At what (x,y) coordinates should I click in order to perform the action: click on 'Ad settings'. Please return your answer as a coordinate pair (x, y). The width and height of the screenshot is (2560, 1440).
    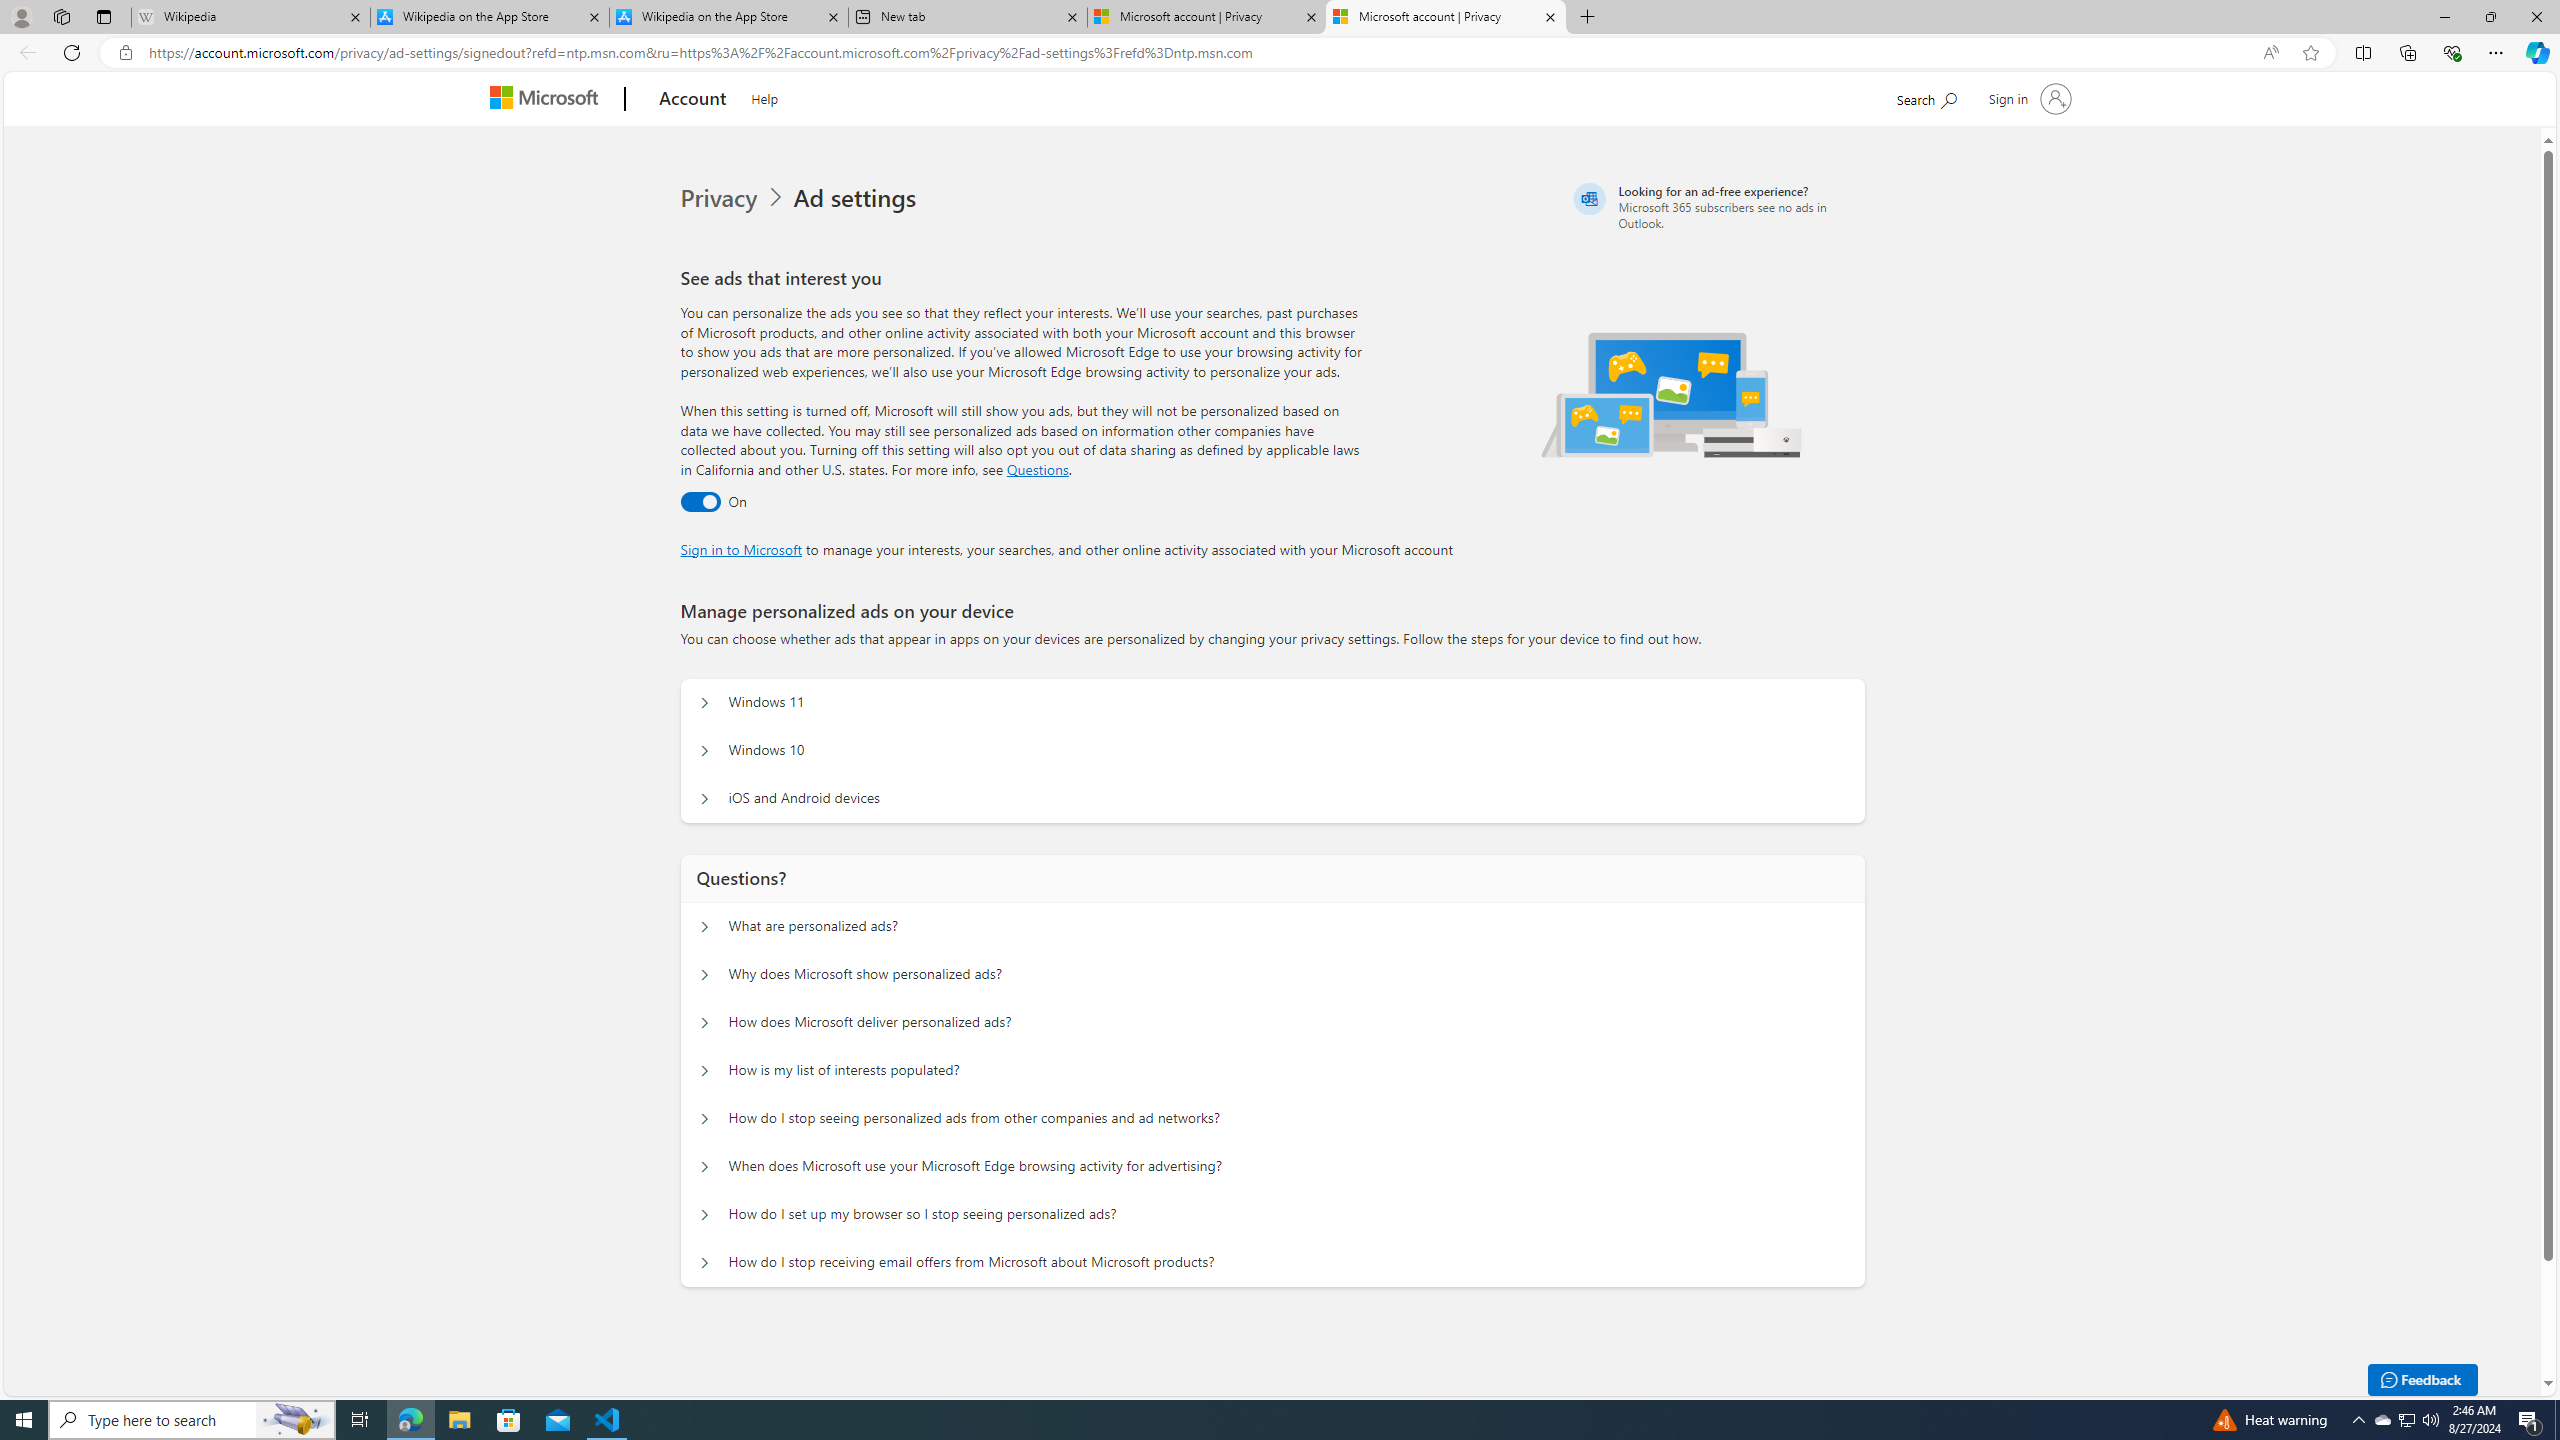
    Looking at the image, I should click on (857, 198).